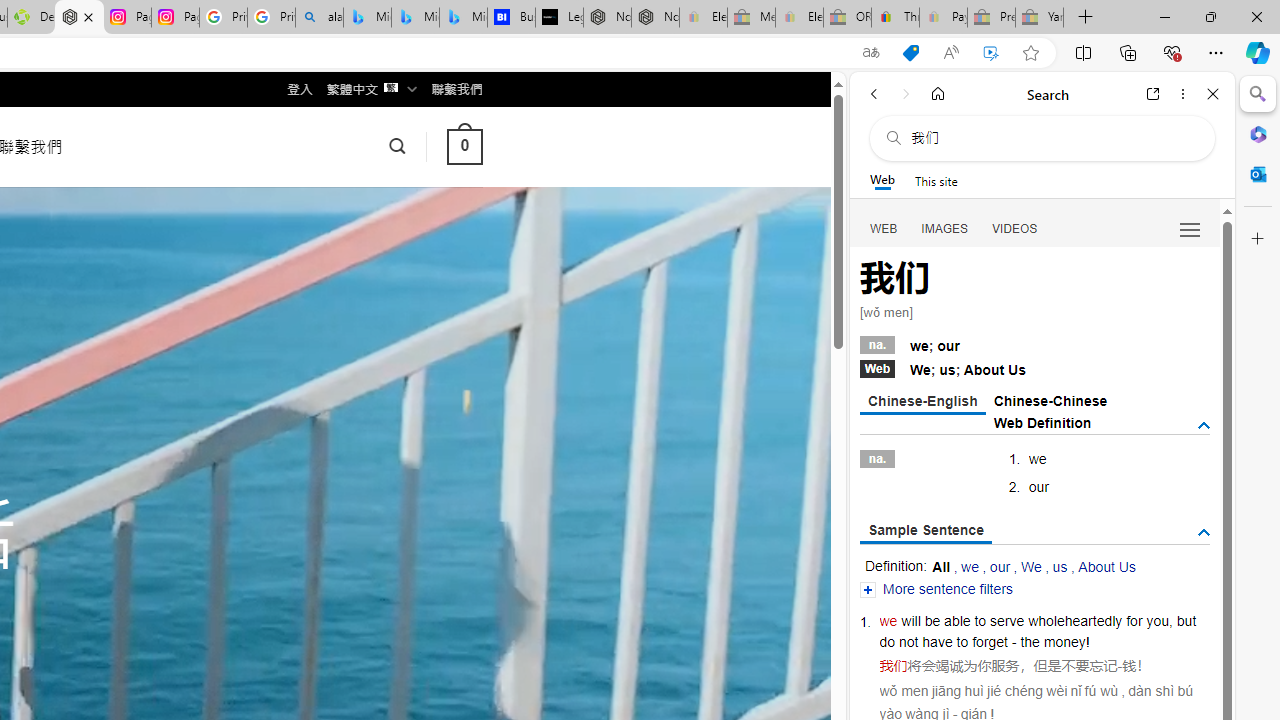 This screenshot has width=1280, height=720. Describe the element at coordinates (1202, 424) in the screenshot. I see `'AutomationID: tgdef'` at that location.